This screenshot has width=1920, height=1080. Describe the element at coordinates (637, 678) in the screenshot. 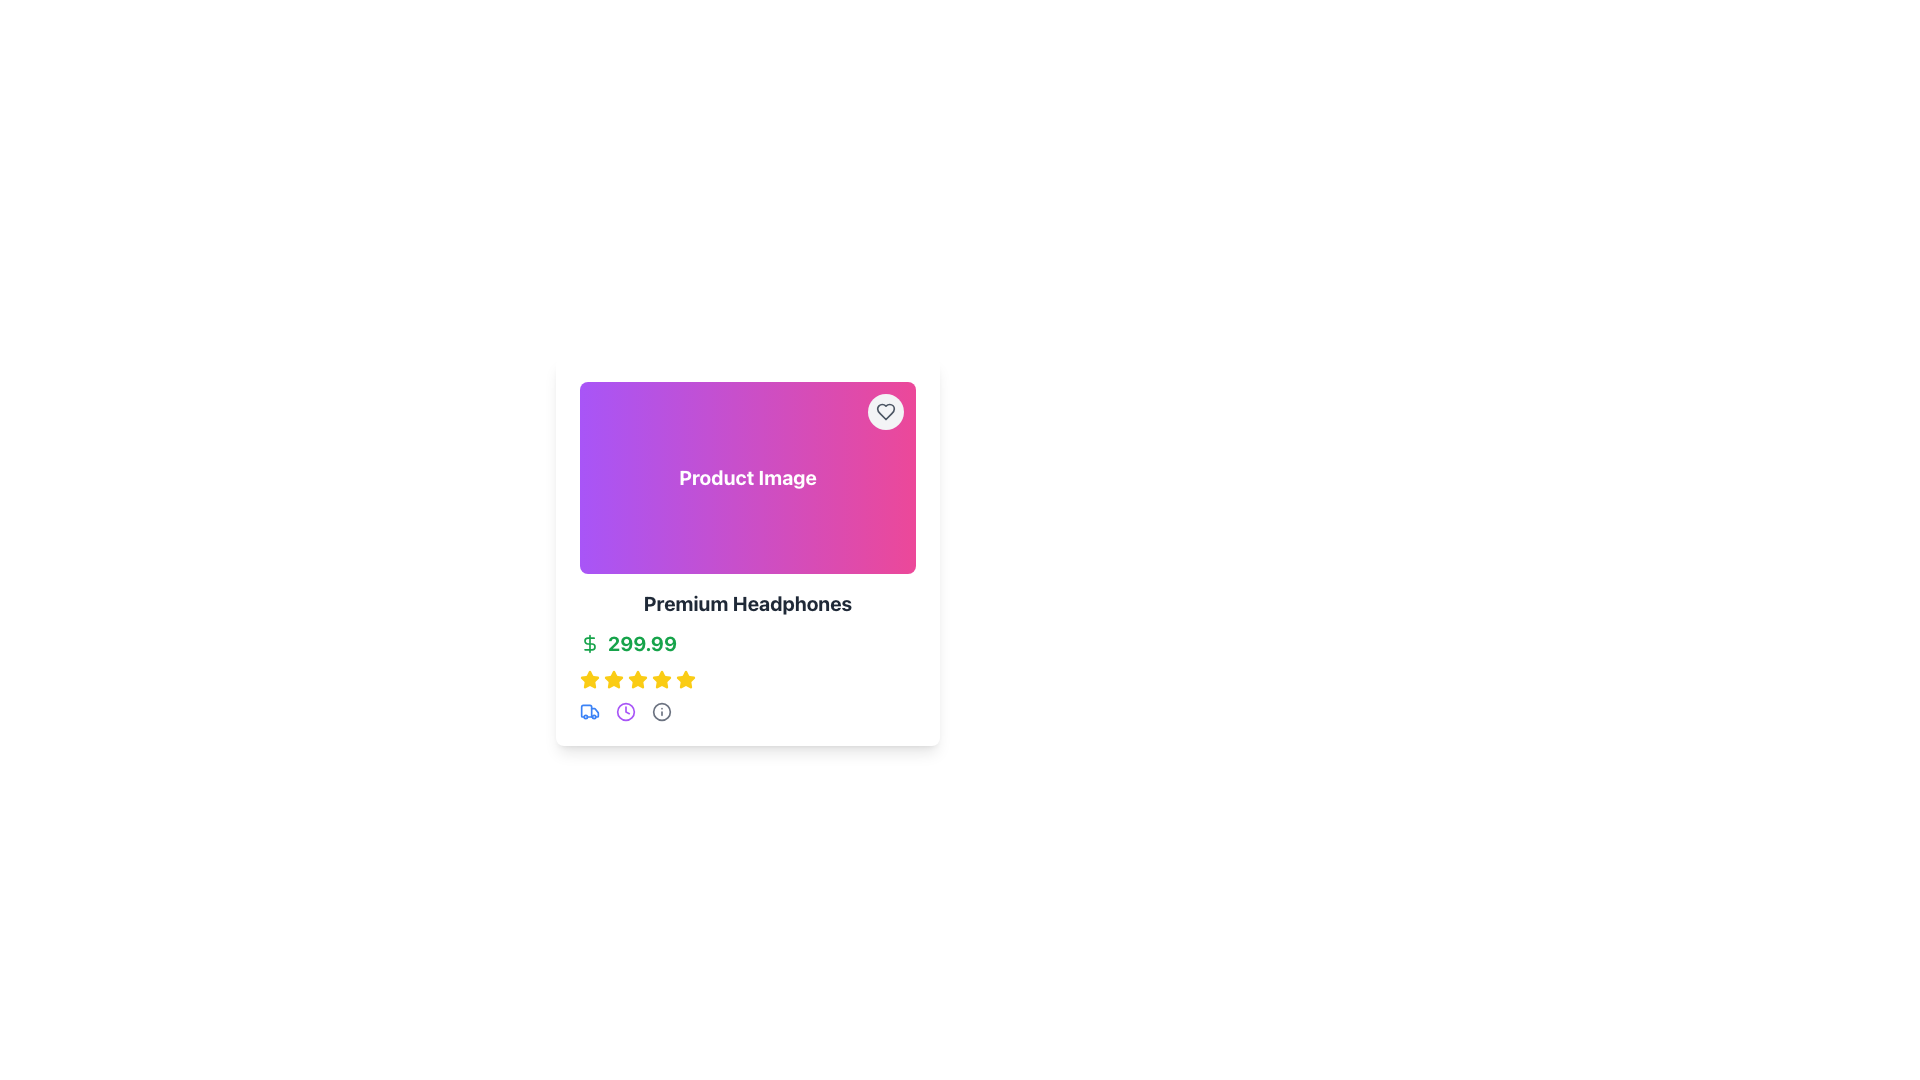

I see `the fourth star icon from the left` at that location.